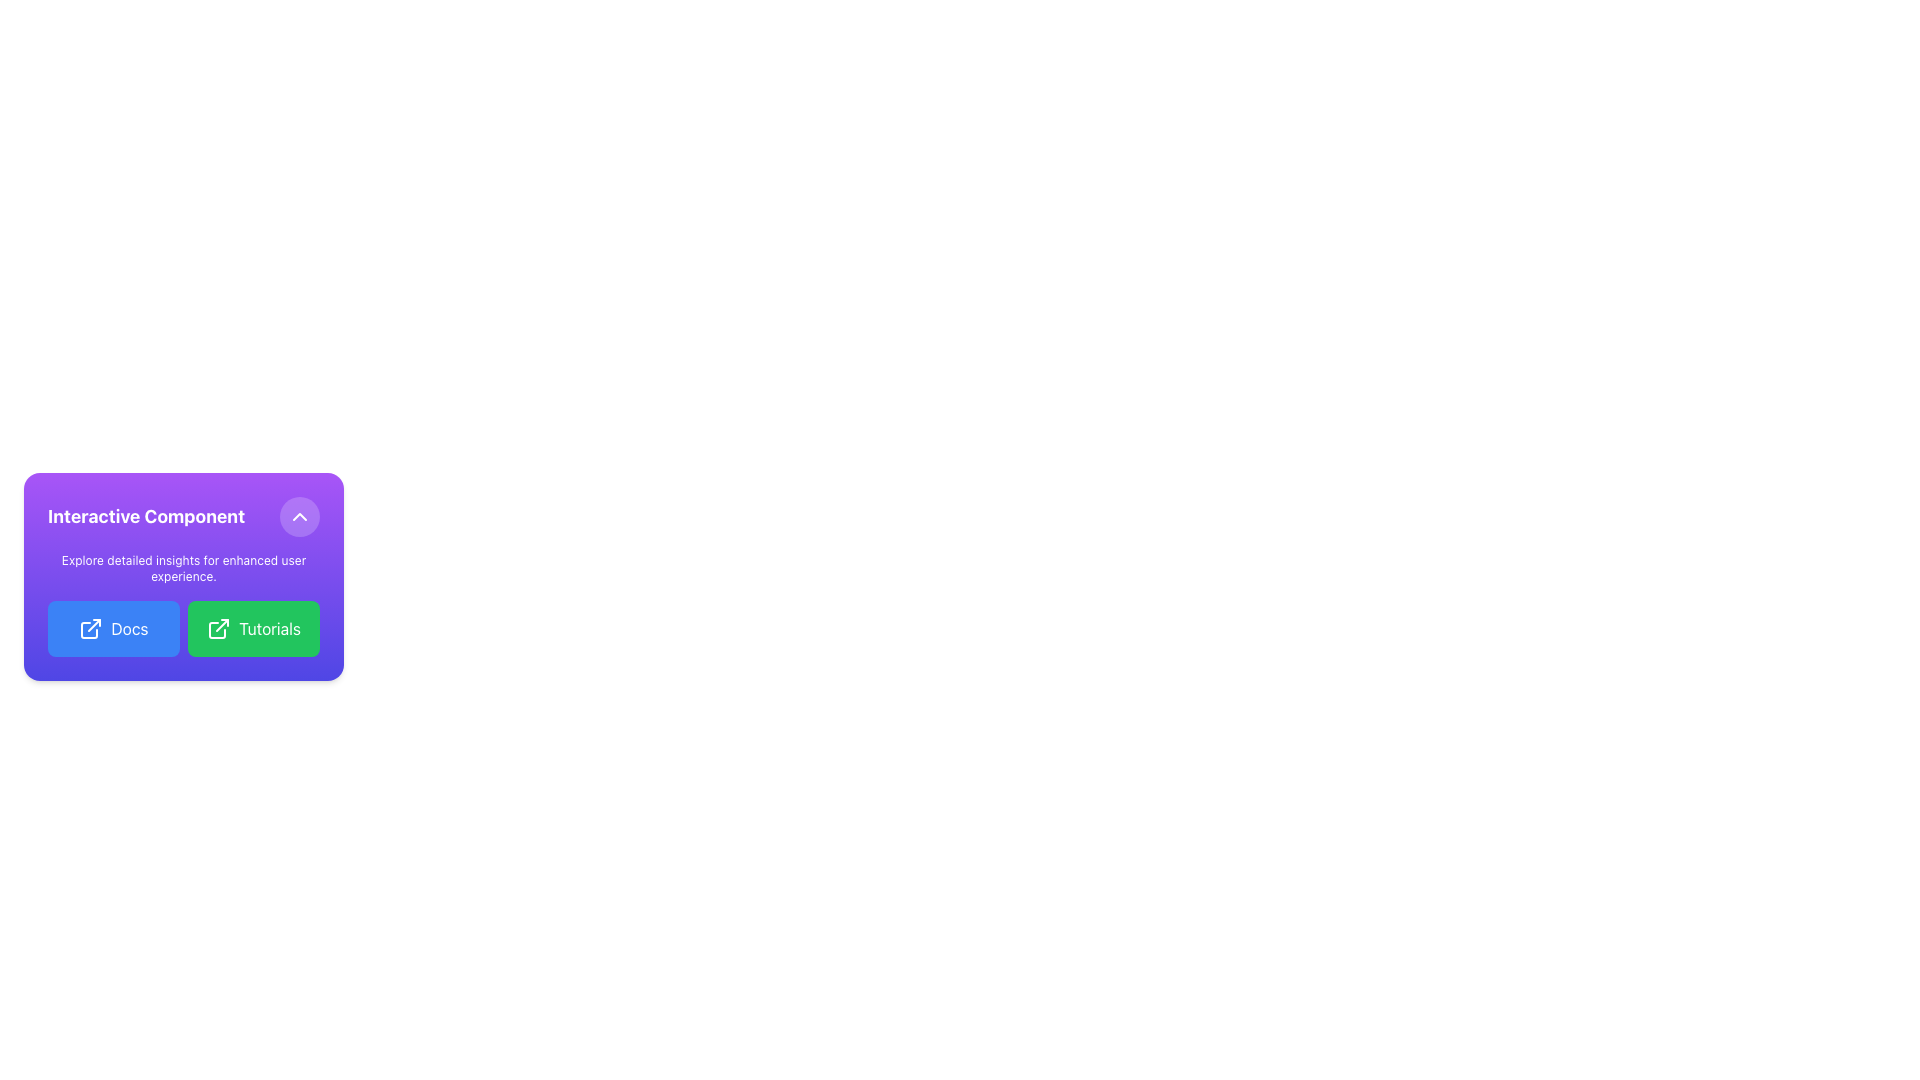 The height and width of the screenshot is (1080, 1920). What do you see at coordinates (183, 627) in the screenshot?
I see `the right button in the Grid of interactive buttons` at bounding box center [183, 627].